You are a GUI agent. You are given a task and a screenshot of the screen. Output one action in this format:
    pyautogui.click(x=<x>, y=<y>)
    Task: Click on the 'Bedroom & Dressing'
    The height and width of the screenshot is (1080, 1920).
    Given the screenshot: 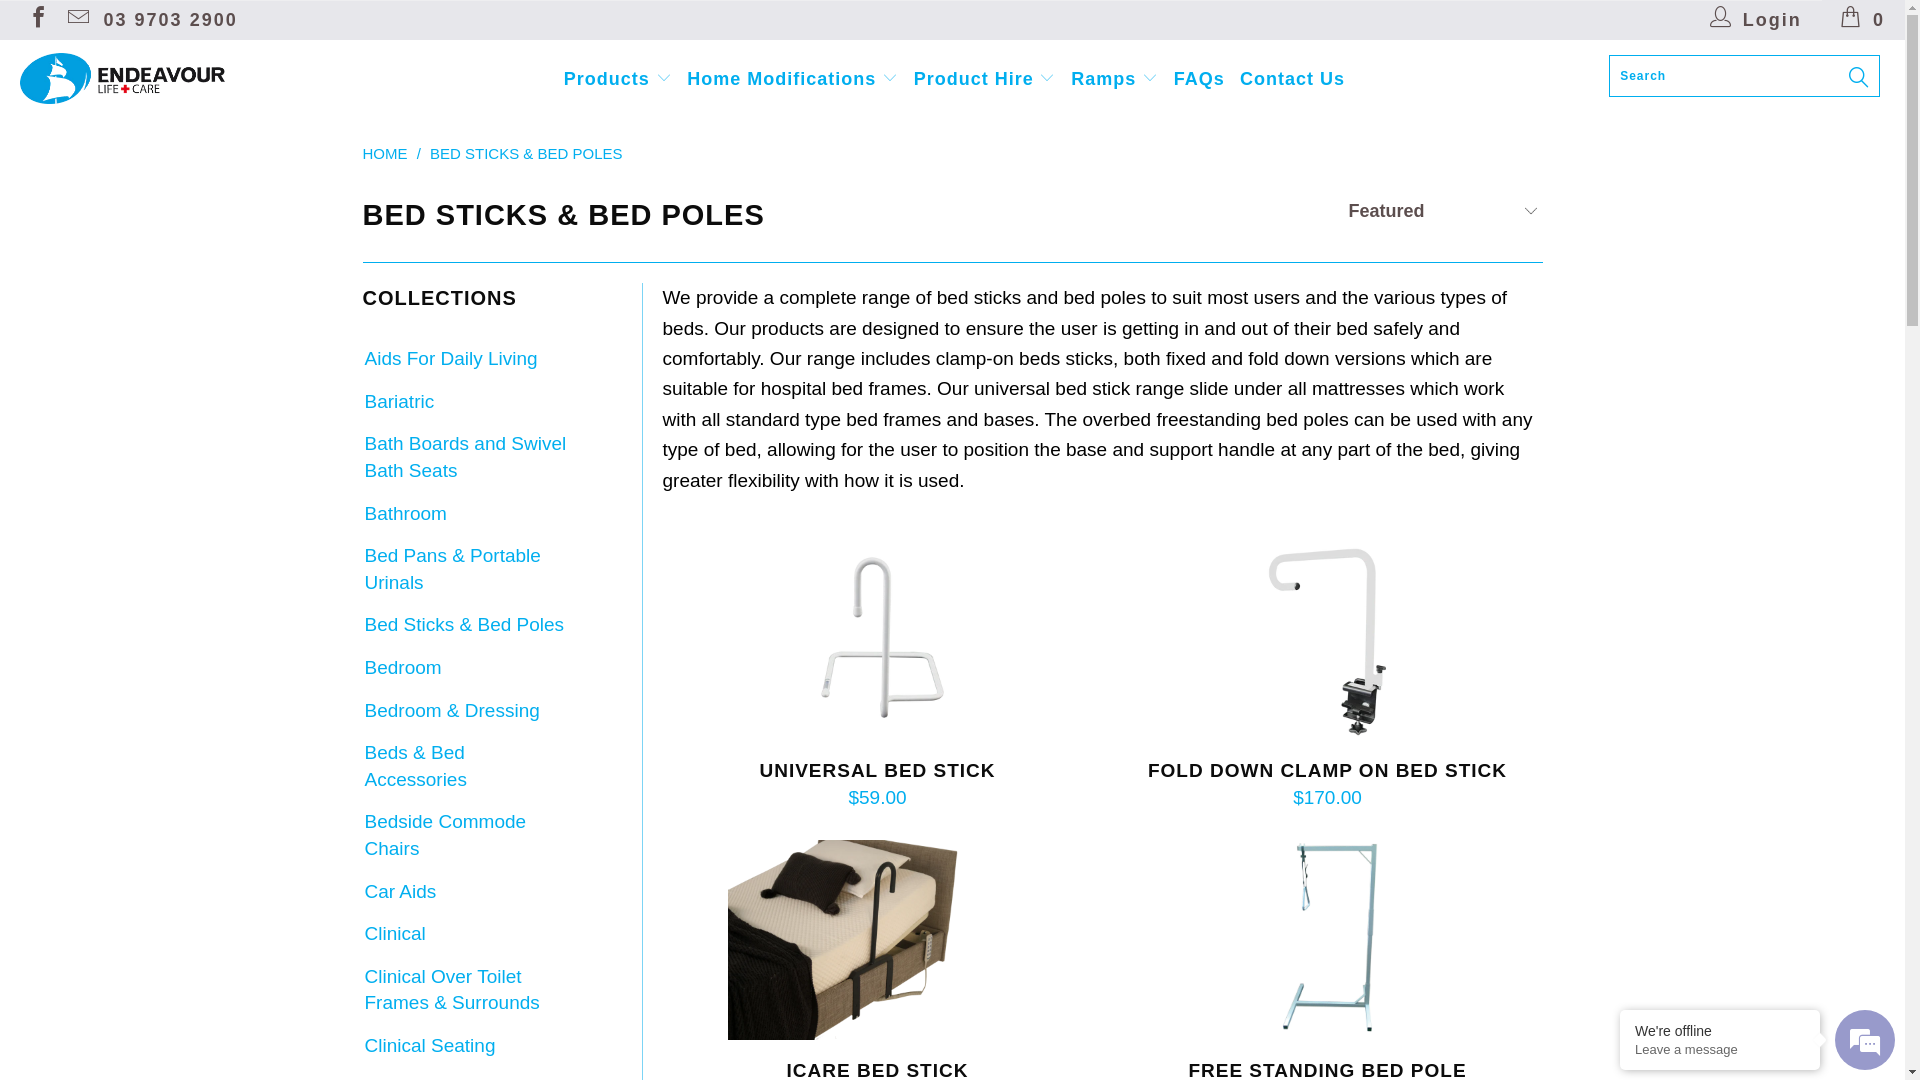 What is the action you would take?
    pyautogui.click(x=361, y=710)
    